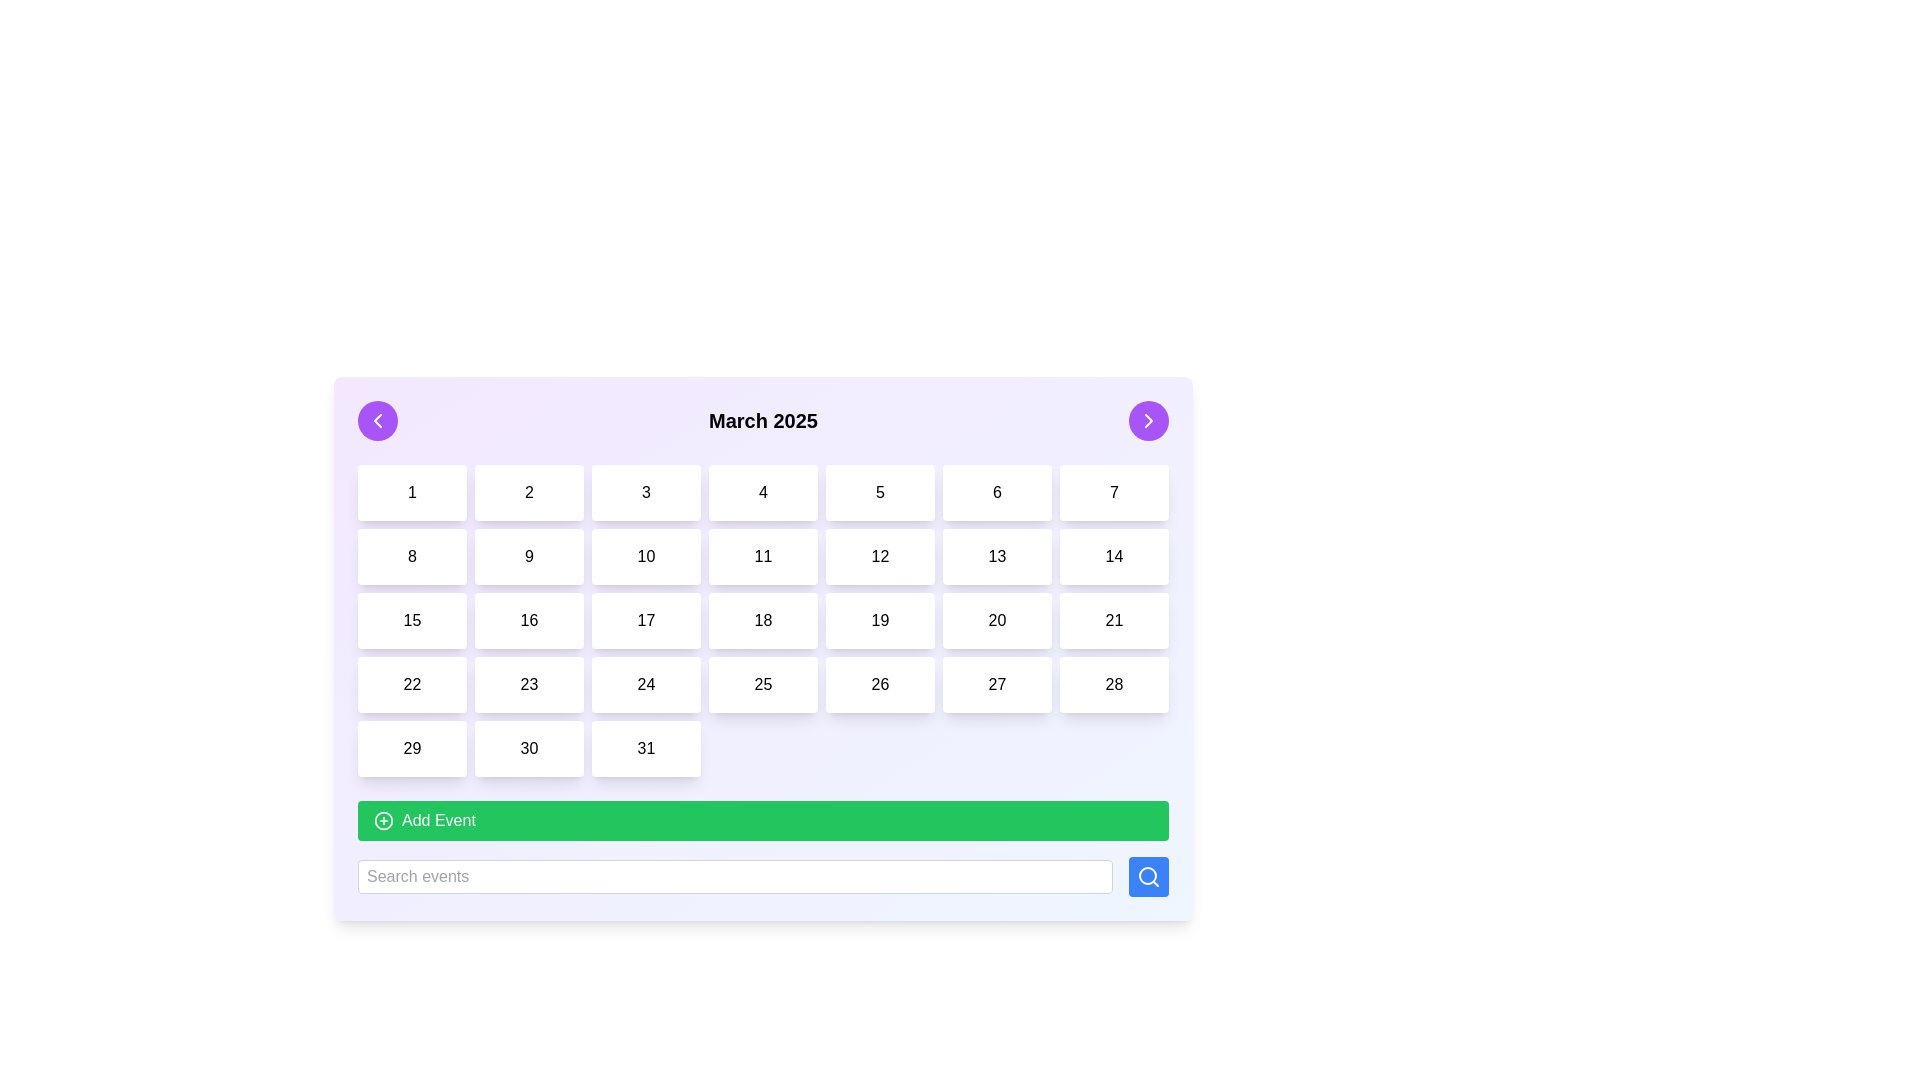 The image size is (1920, 1080). I want to click on the right-pointing arrow icon inside the circular purple button located at the top-right corner of the calendar interface, so click(1148, 419).